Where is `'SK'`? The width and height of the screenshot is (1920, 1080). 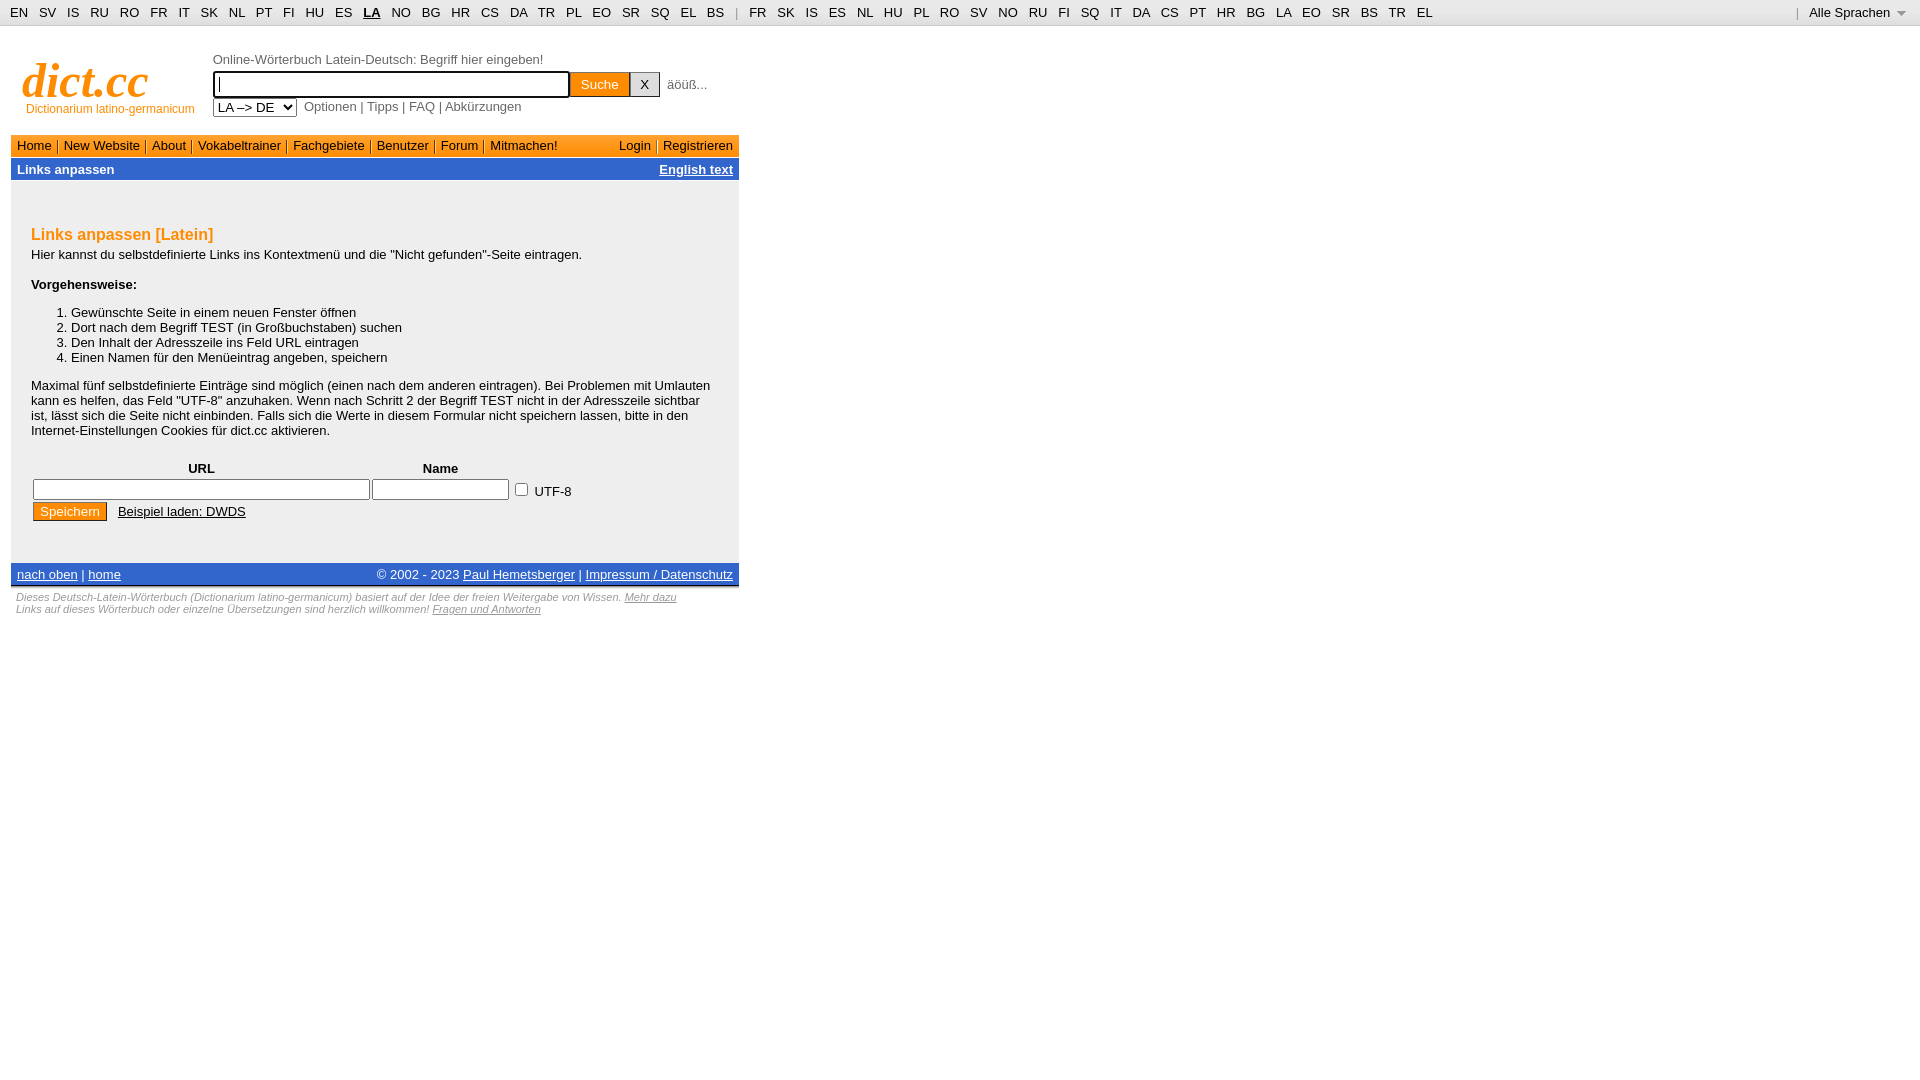 'SK' is located at coordinates (209, 12).